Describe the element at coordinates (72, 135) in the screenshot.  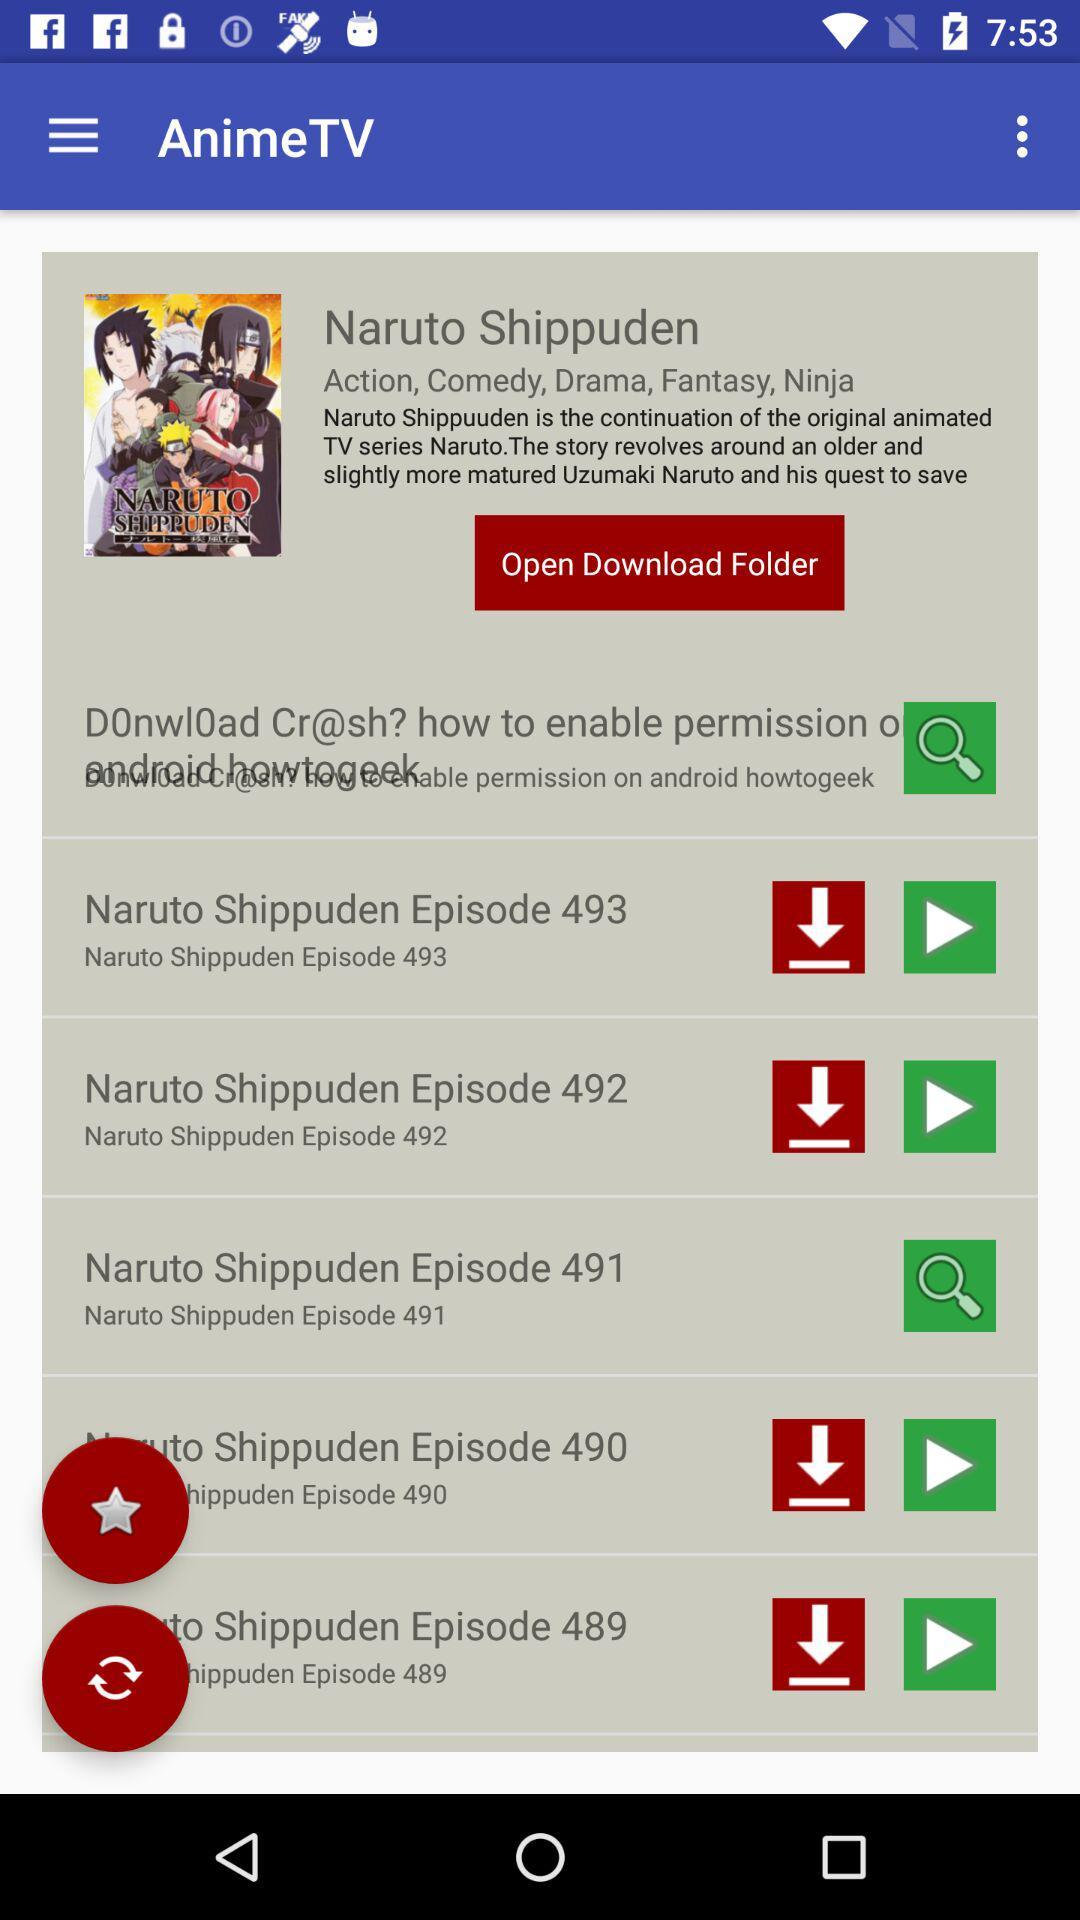
I see `icon next to the animetv icon` at that location.